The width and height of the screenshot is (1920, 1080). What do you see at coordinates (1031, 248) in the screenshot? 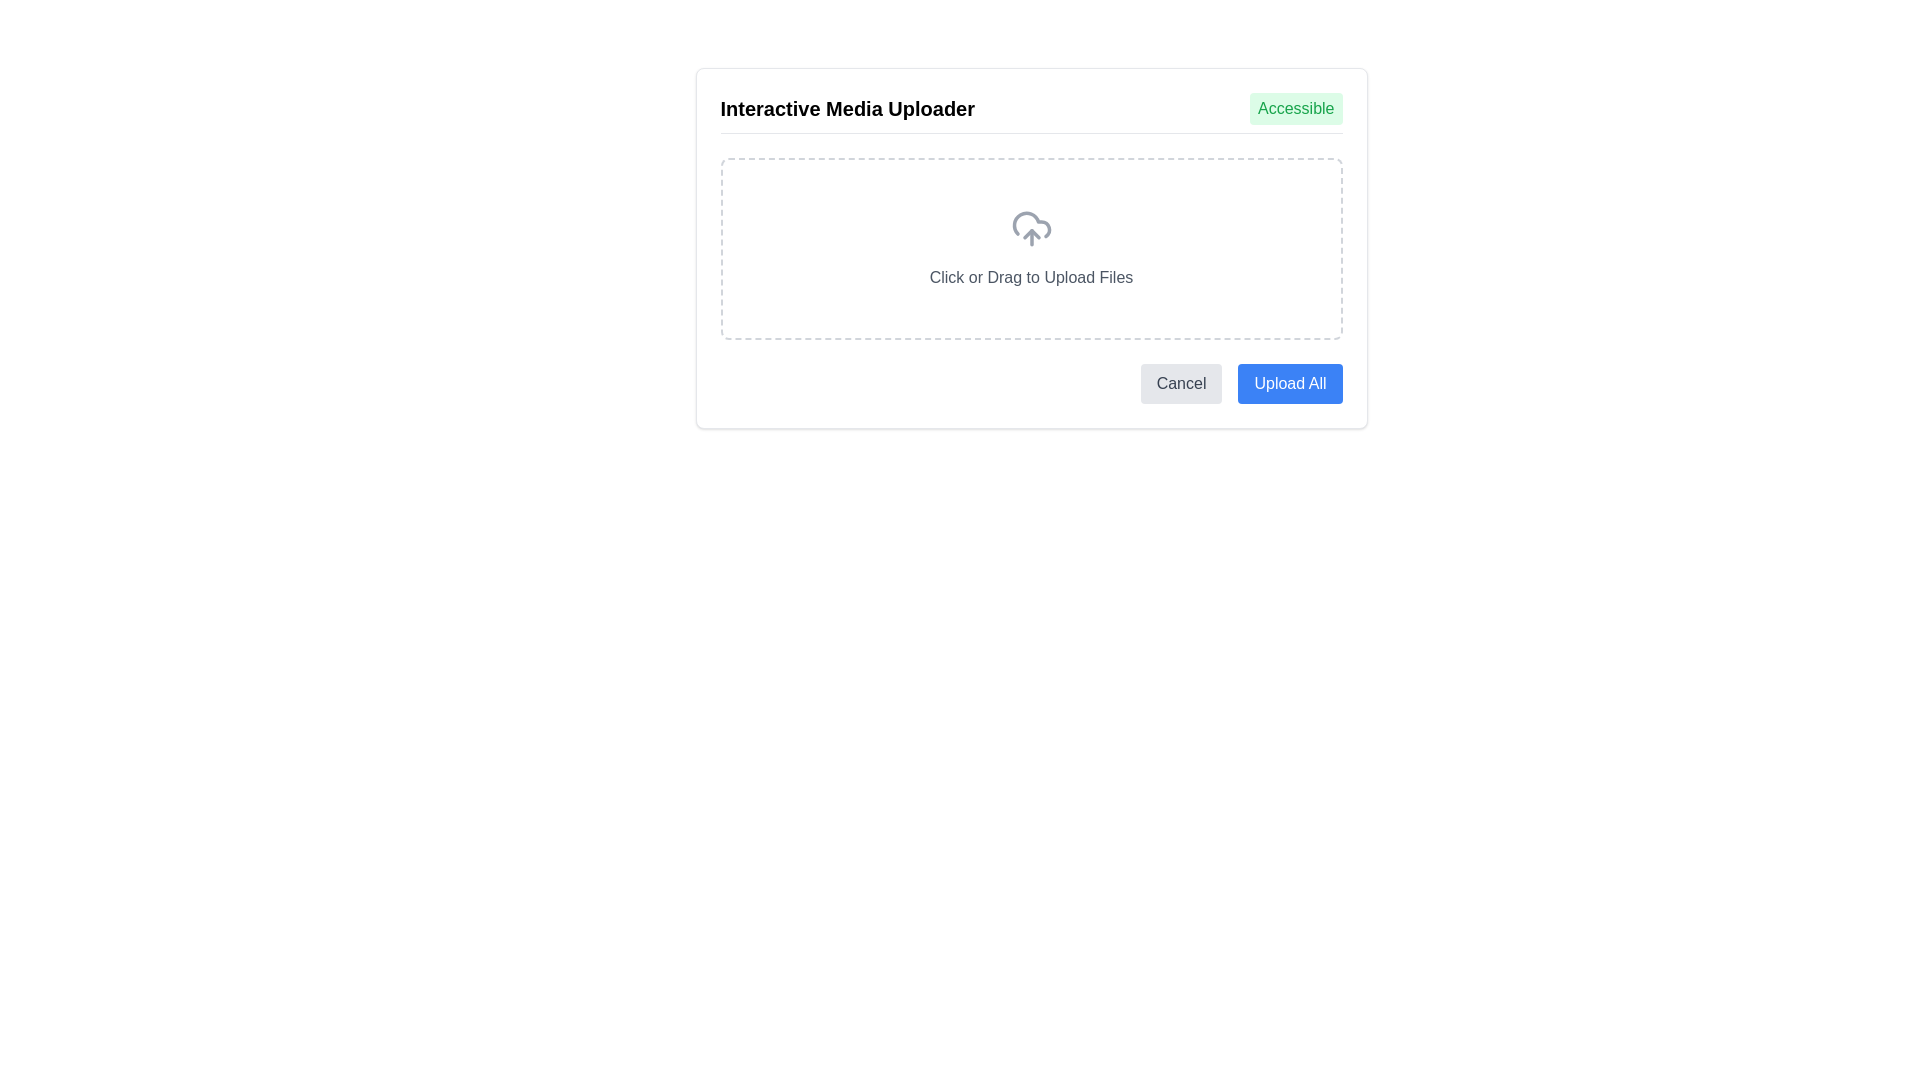
I see `the File upload area which has a dashed border and a cloud upload icon, indicating the area where files can be uploaded` at bounding box center [1031, 248].